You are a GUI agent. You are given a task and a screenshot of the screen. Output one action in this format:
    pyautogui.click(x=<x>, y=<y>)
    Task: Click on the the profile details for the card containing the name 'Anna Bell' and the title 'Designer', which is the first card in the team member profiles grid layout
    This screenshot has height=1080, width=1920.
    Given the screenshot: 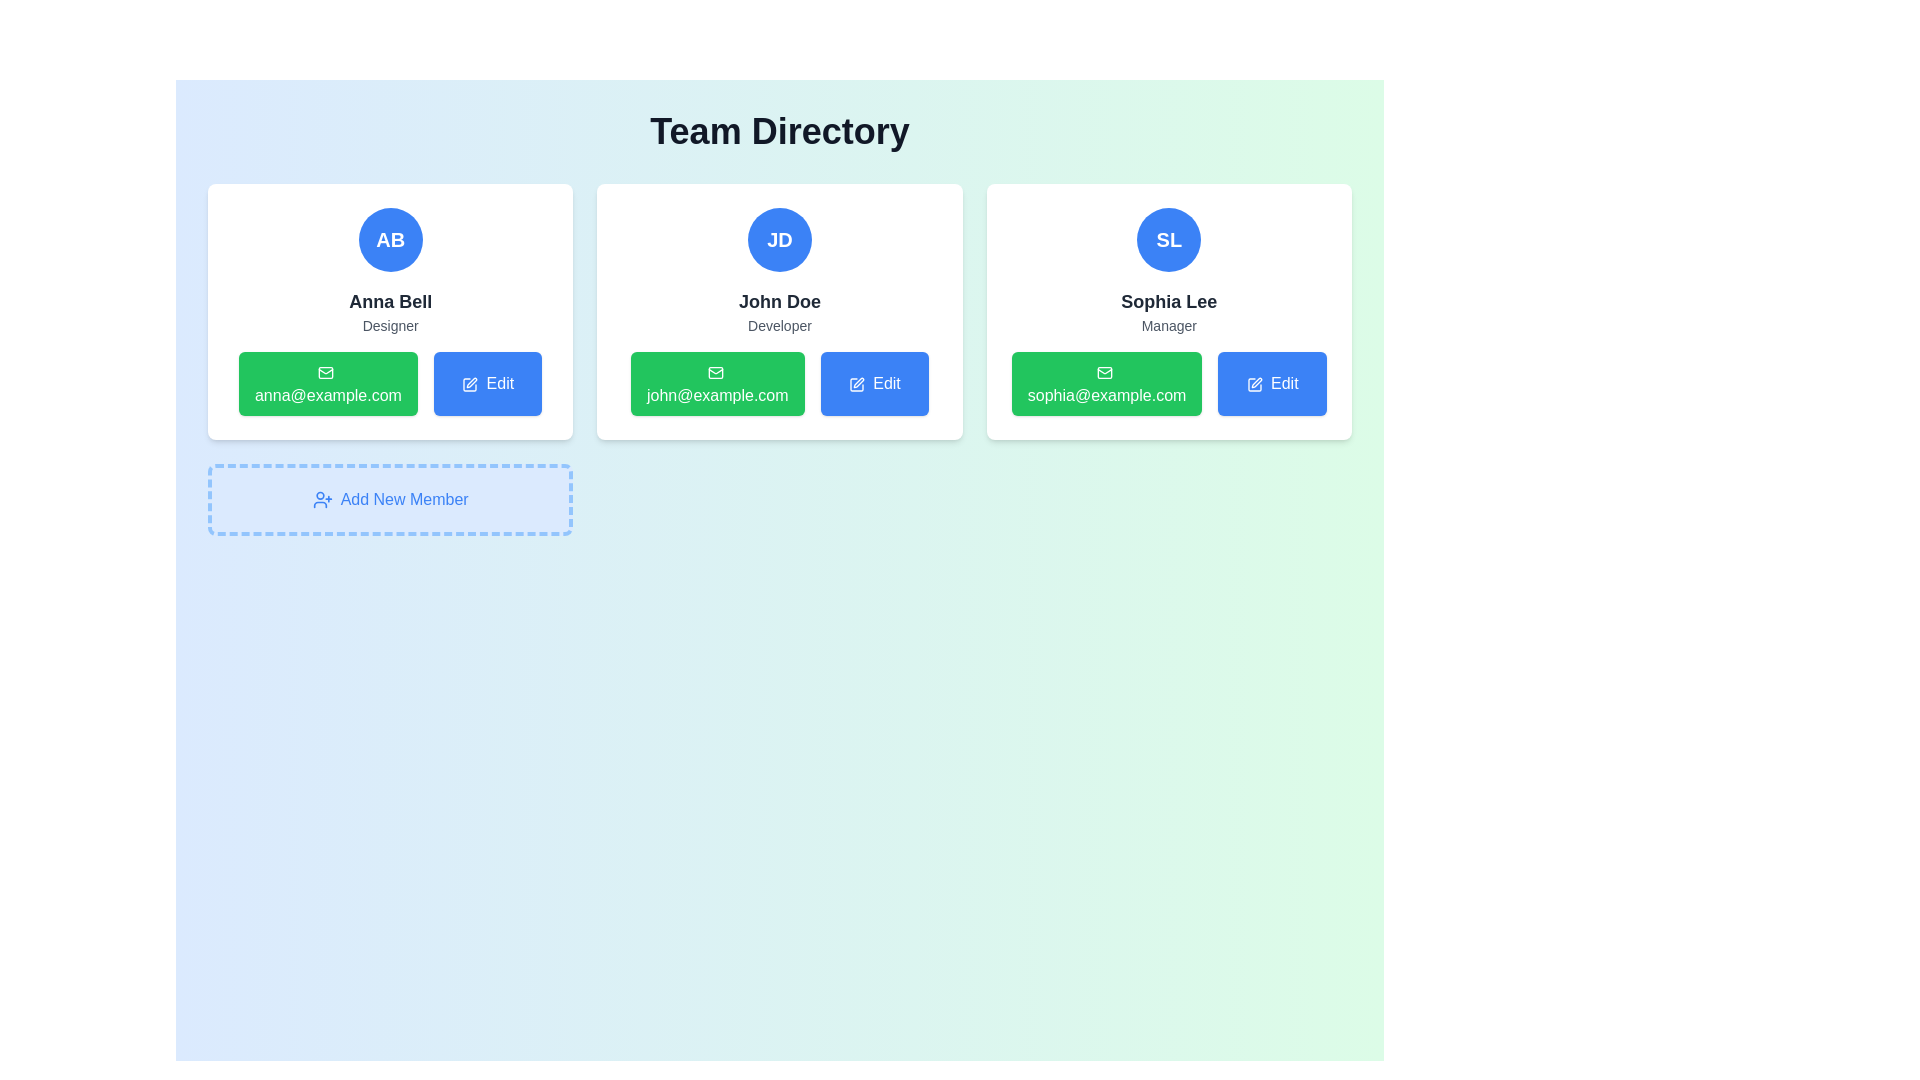 What is the action you would take?
    pyautogui.click(x=390, y=312)
    